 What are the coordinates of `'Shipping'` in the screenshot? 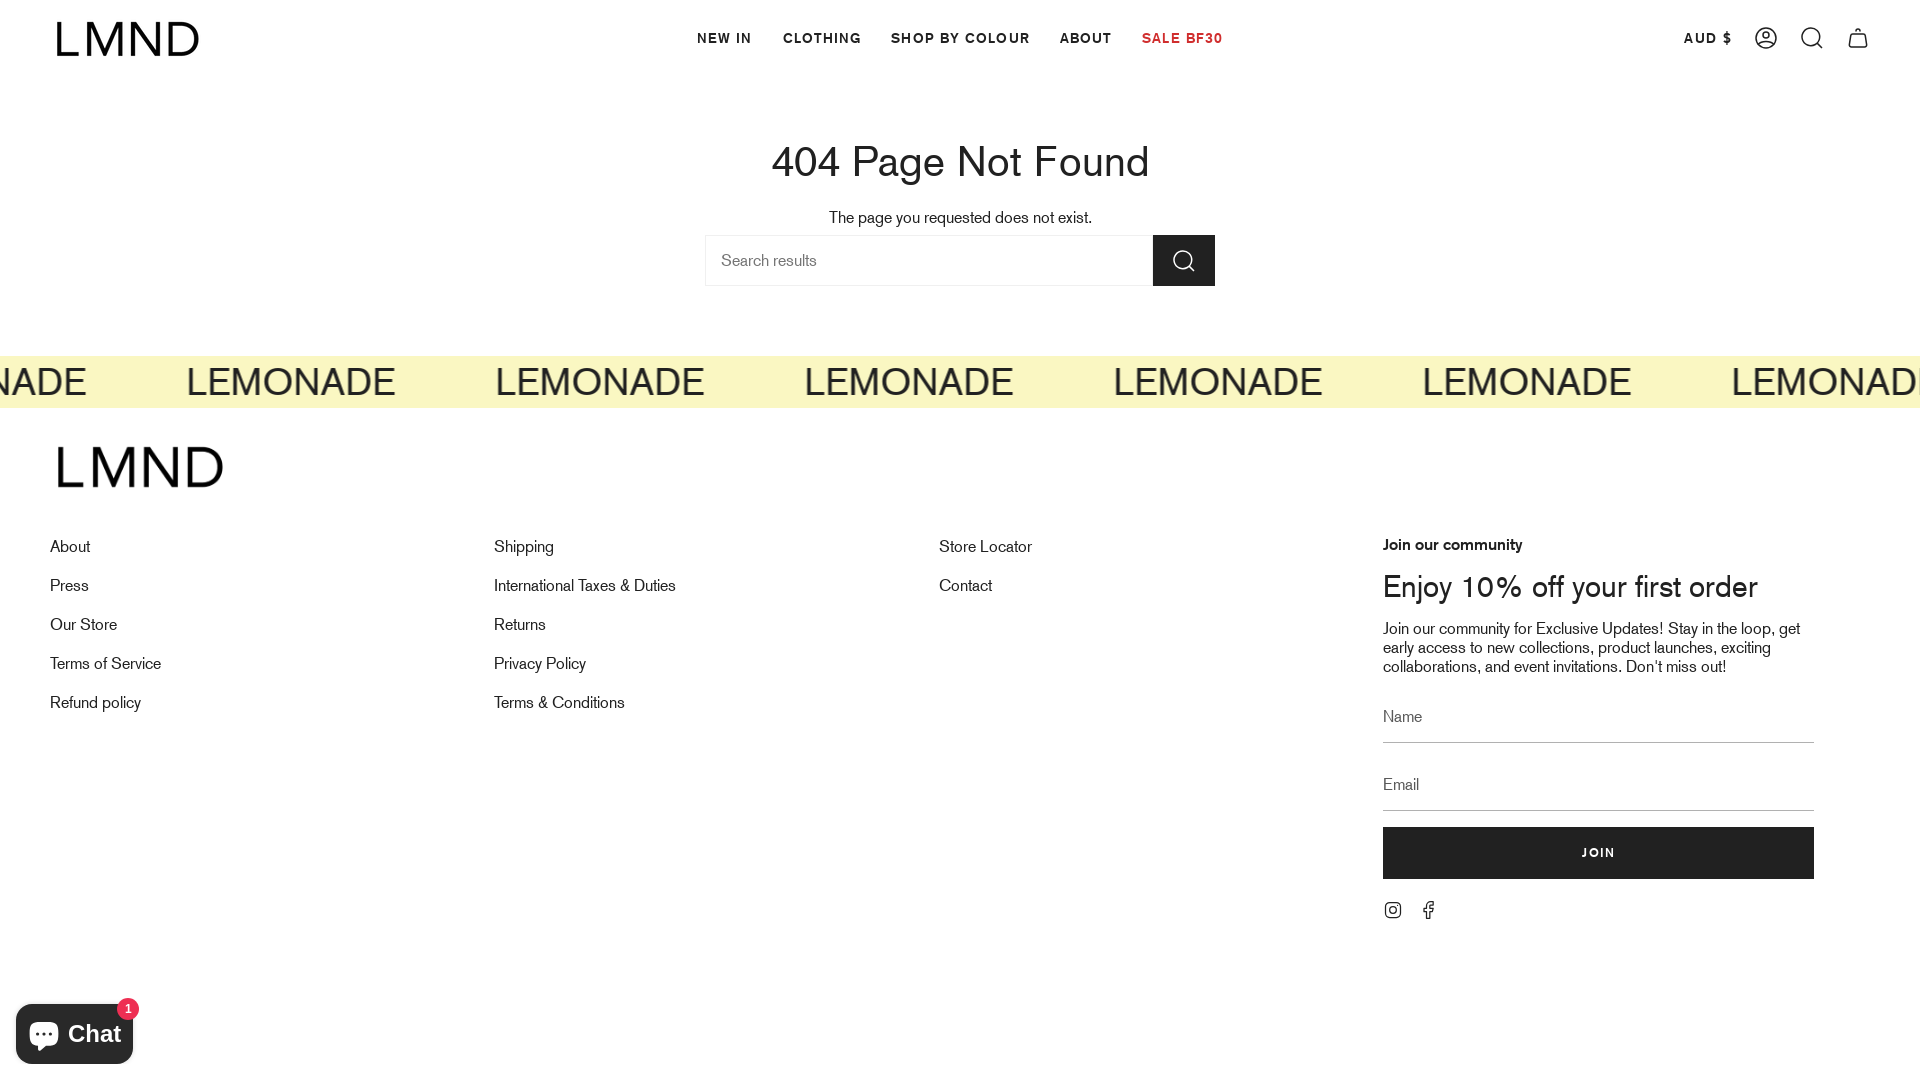 It's located at (523, 546).